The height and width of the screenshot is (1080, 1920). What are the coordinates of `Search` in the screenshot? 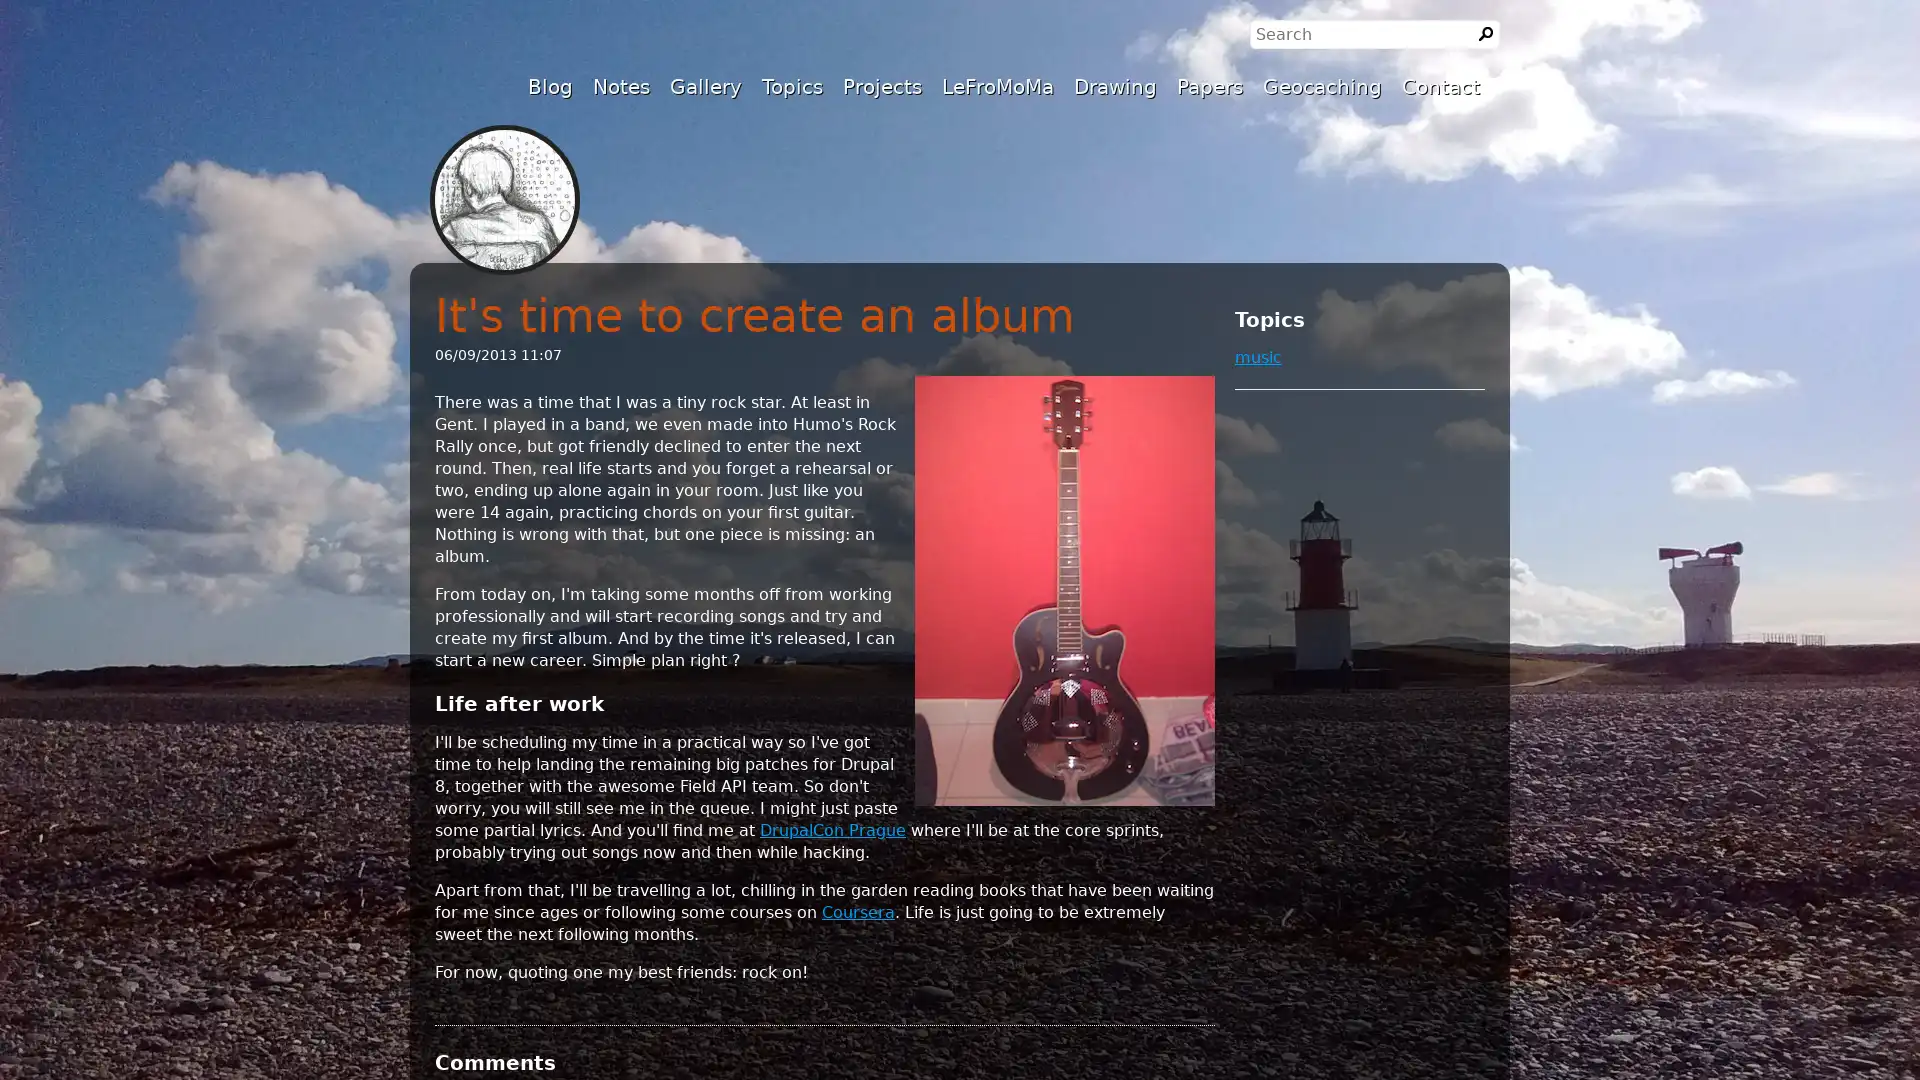 It's located at (1486, 34).